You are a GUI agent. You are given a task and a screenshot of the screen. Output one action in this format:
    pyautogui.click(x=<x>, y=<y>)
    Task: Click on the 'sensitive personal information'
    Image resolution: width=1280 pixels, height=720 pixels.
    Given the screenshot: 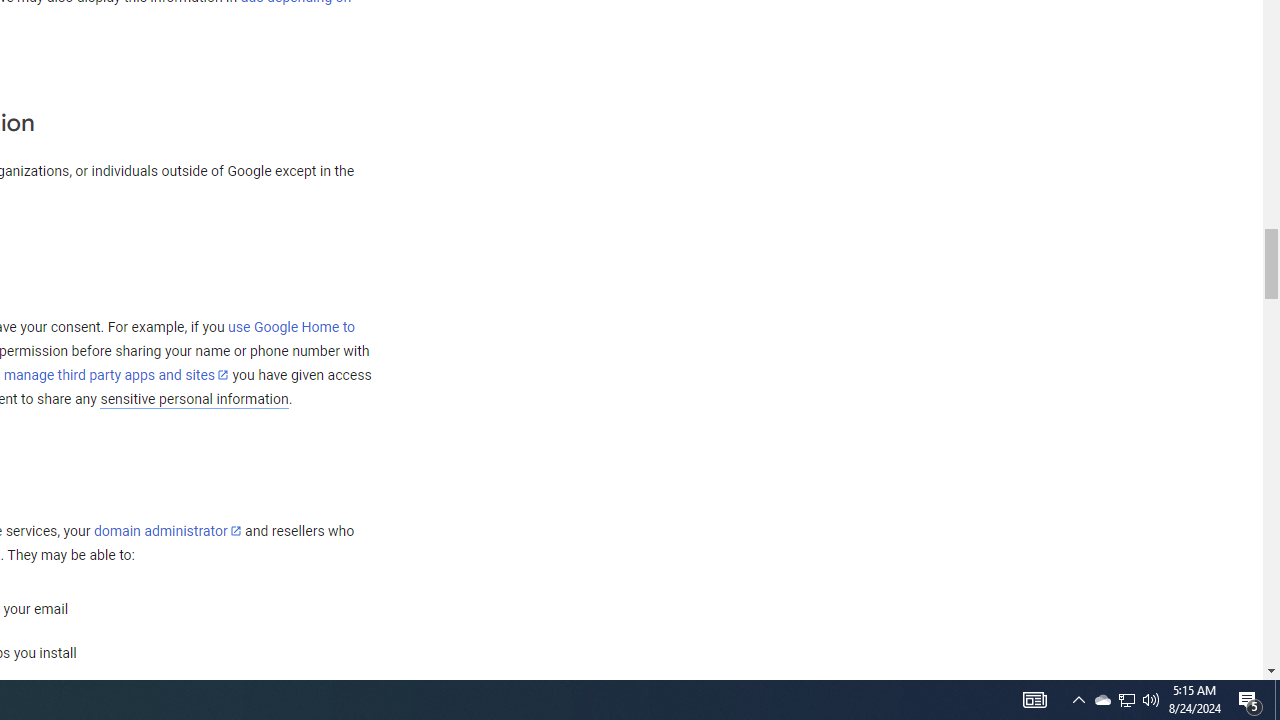 What is the action you would take?
    pyautogui.click(x=194, y=399)
    